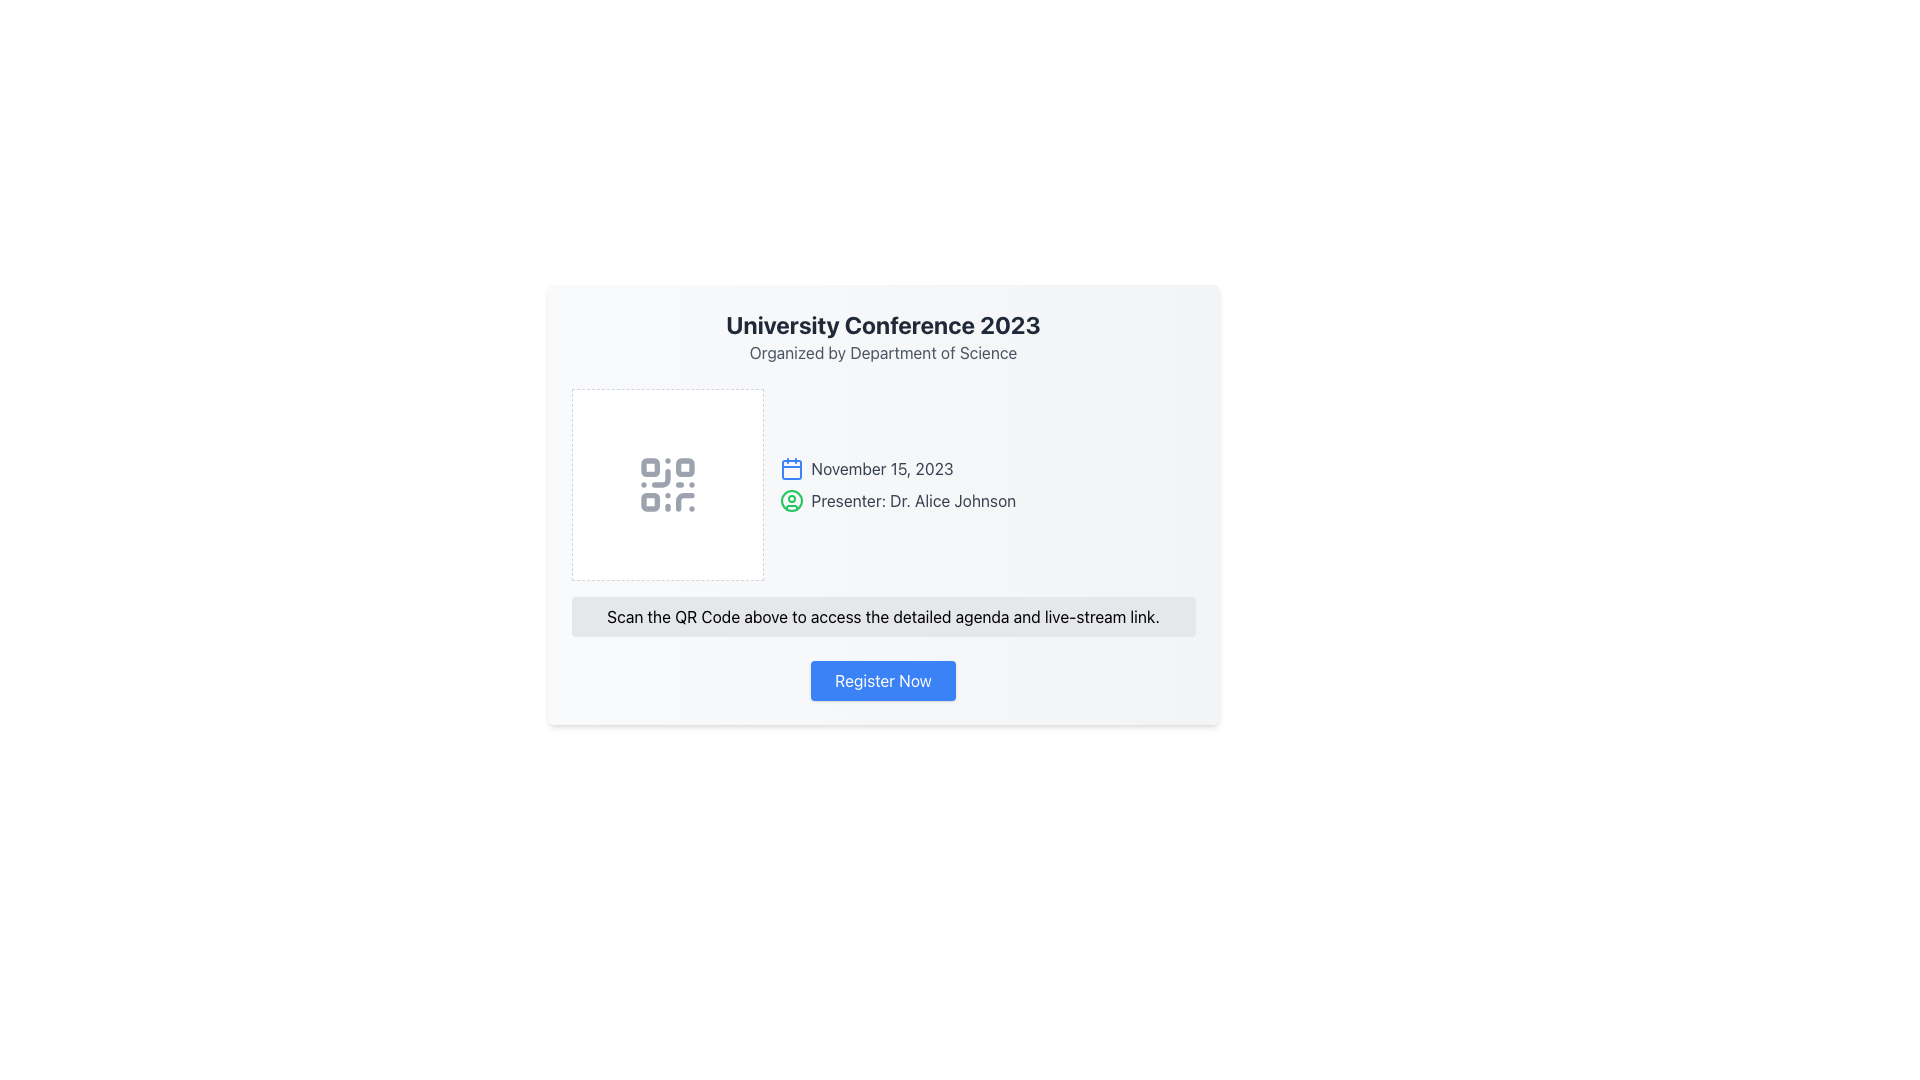  Describe the element at coordinates (650, 501) in the screenshot. I see `the small square with rounded corners located in the bottom-left corner of the QR code graphic, which is the third among four similarly-shaped squares` at that location.